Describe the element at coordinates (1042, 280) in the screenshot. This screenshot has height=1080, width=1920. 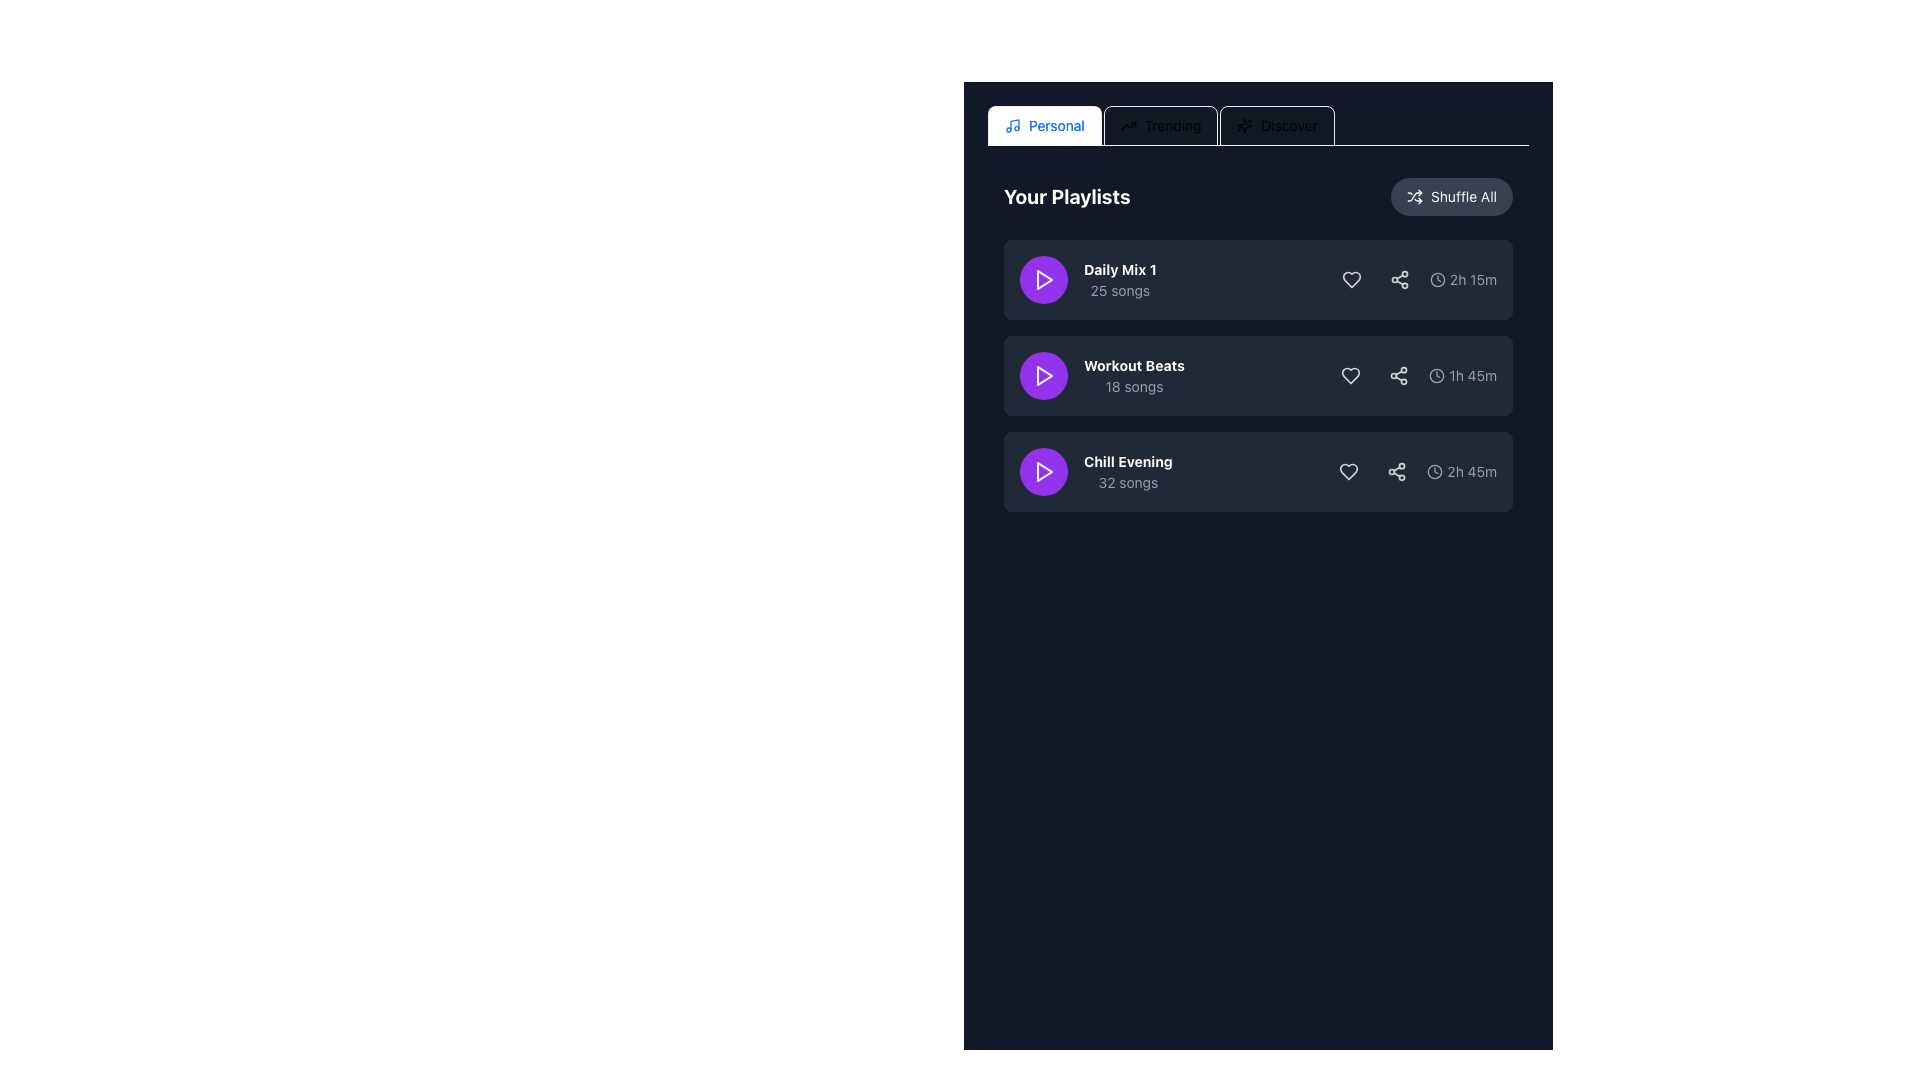
I see `the button that initiates playback for the 'Daily Mix 1' playlist, located` at that location.